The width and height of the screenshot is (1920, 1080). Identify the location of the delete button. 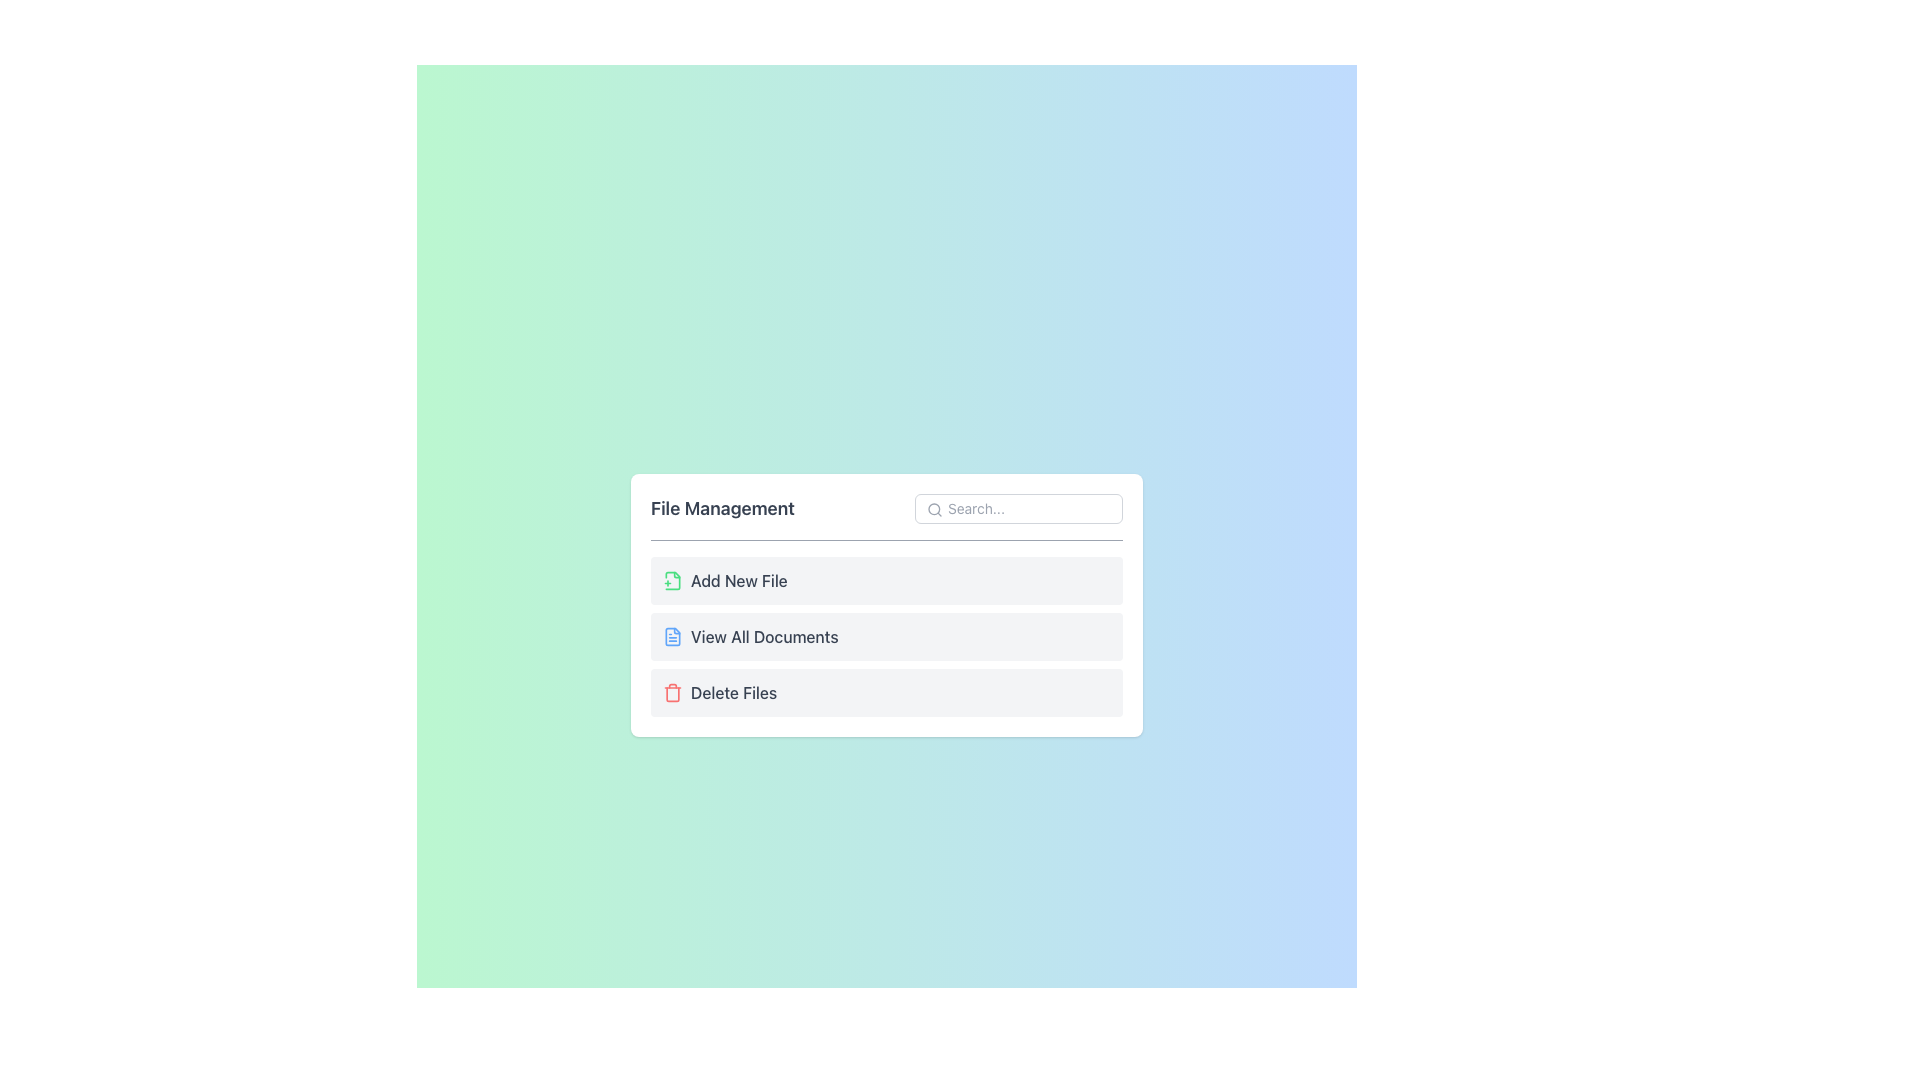
(886, 691).